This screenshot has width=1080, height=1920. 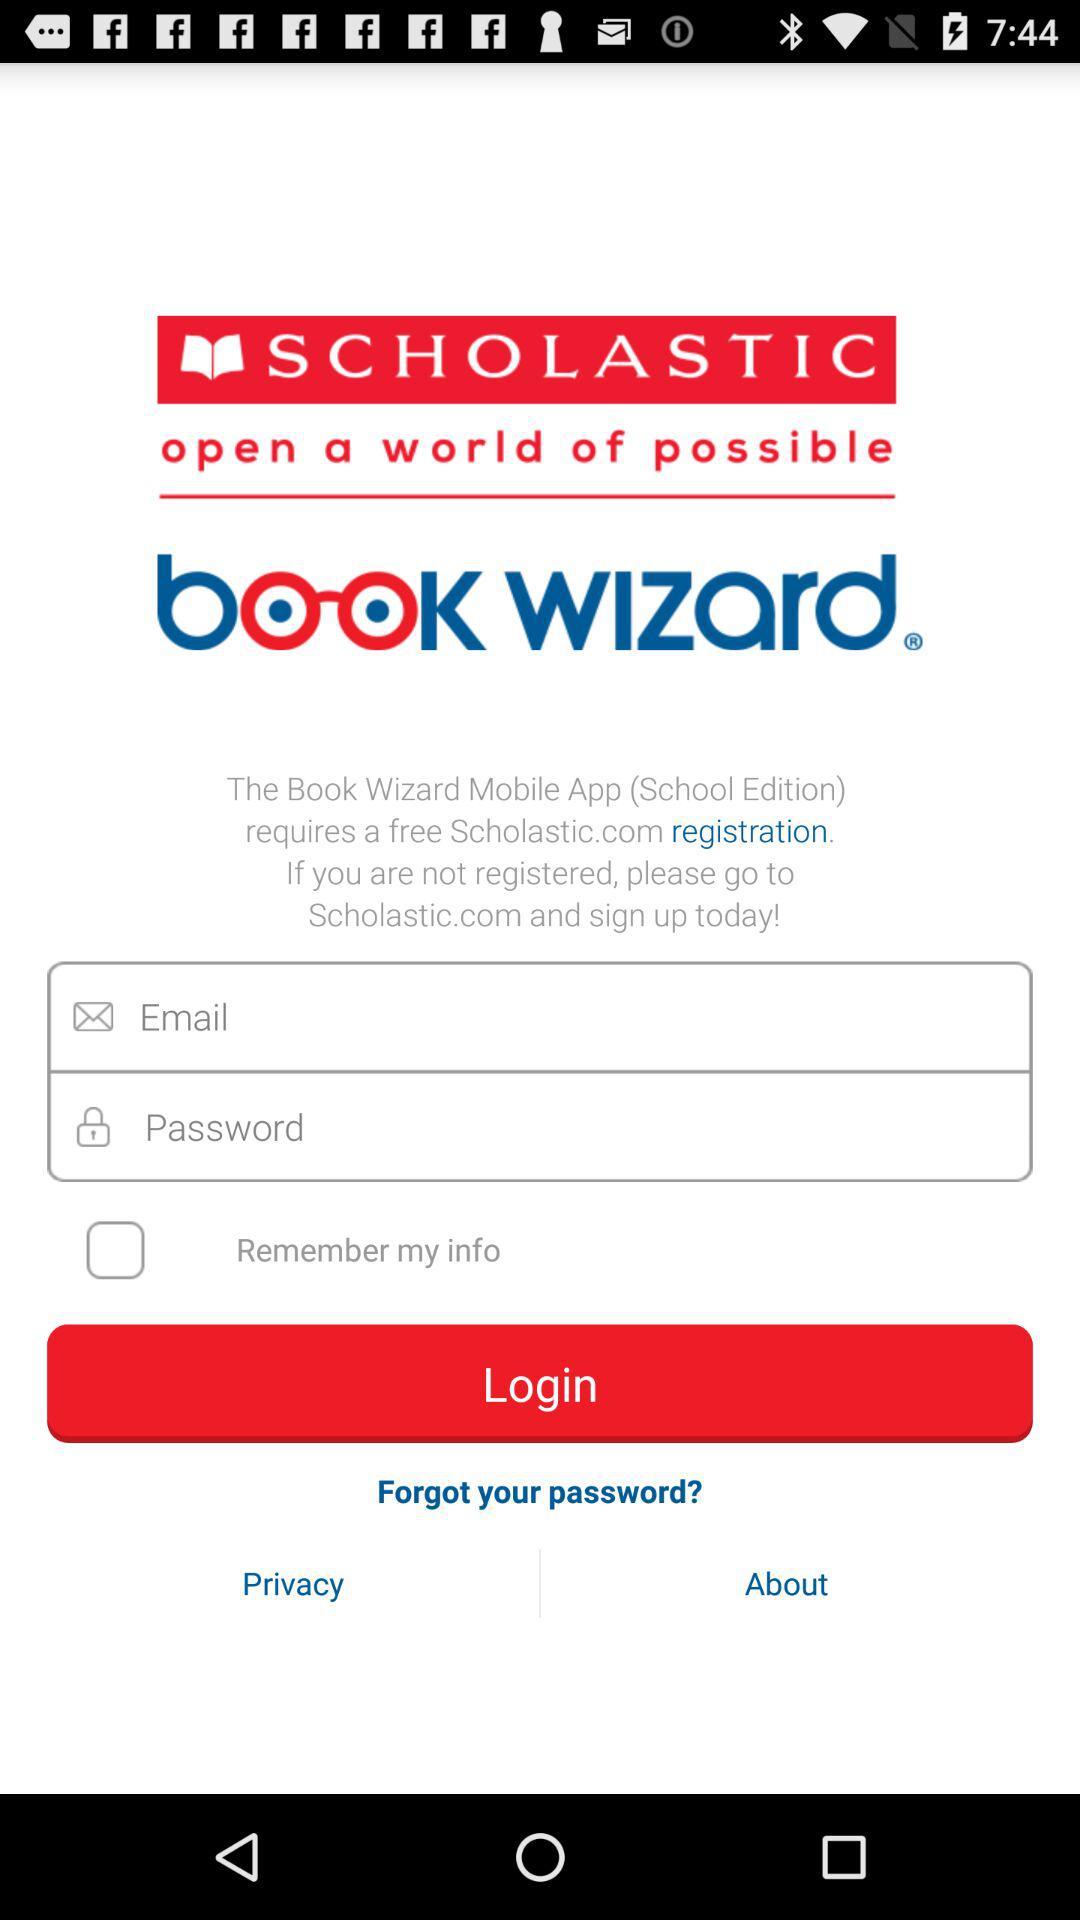 What do you see at coordinates (540, 1126) in the screenshot?
I see `password box` at bounding box center [540, 1126].